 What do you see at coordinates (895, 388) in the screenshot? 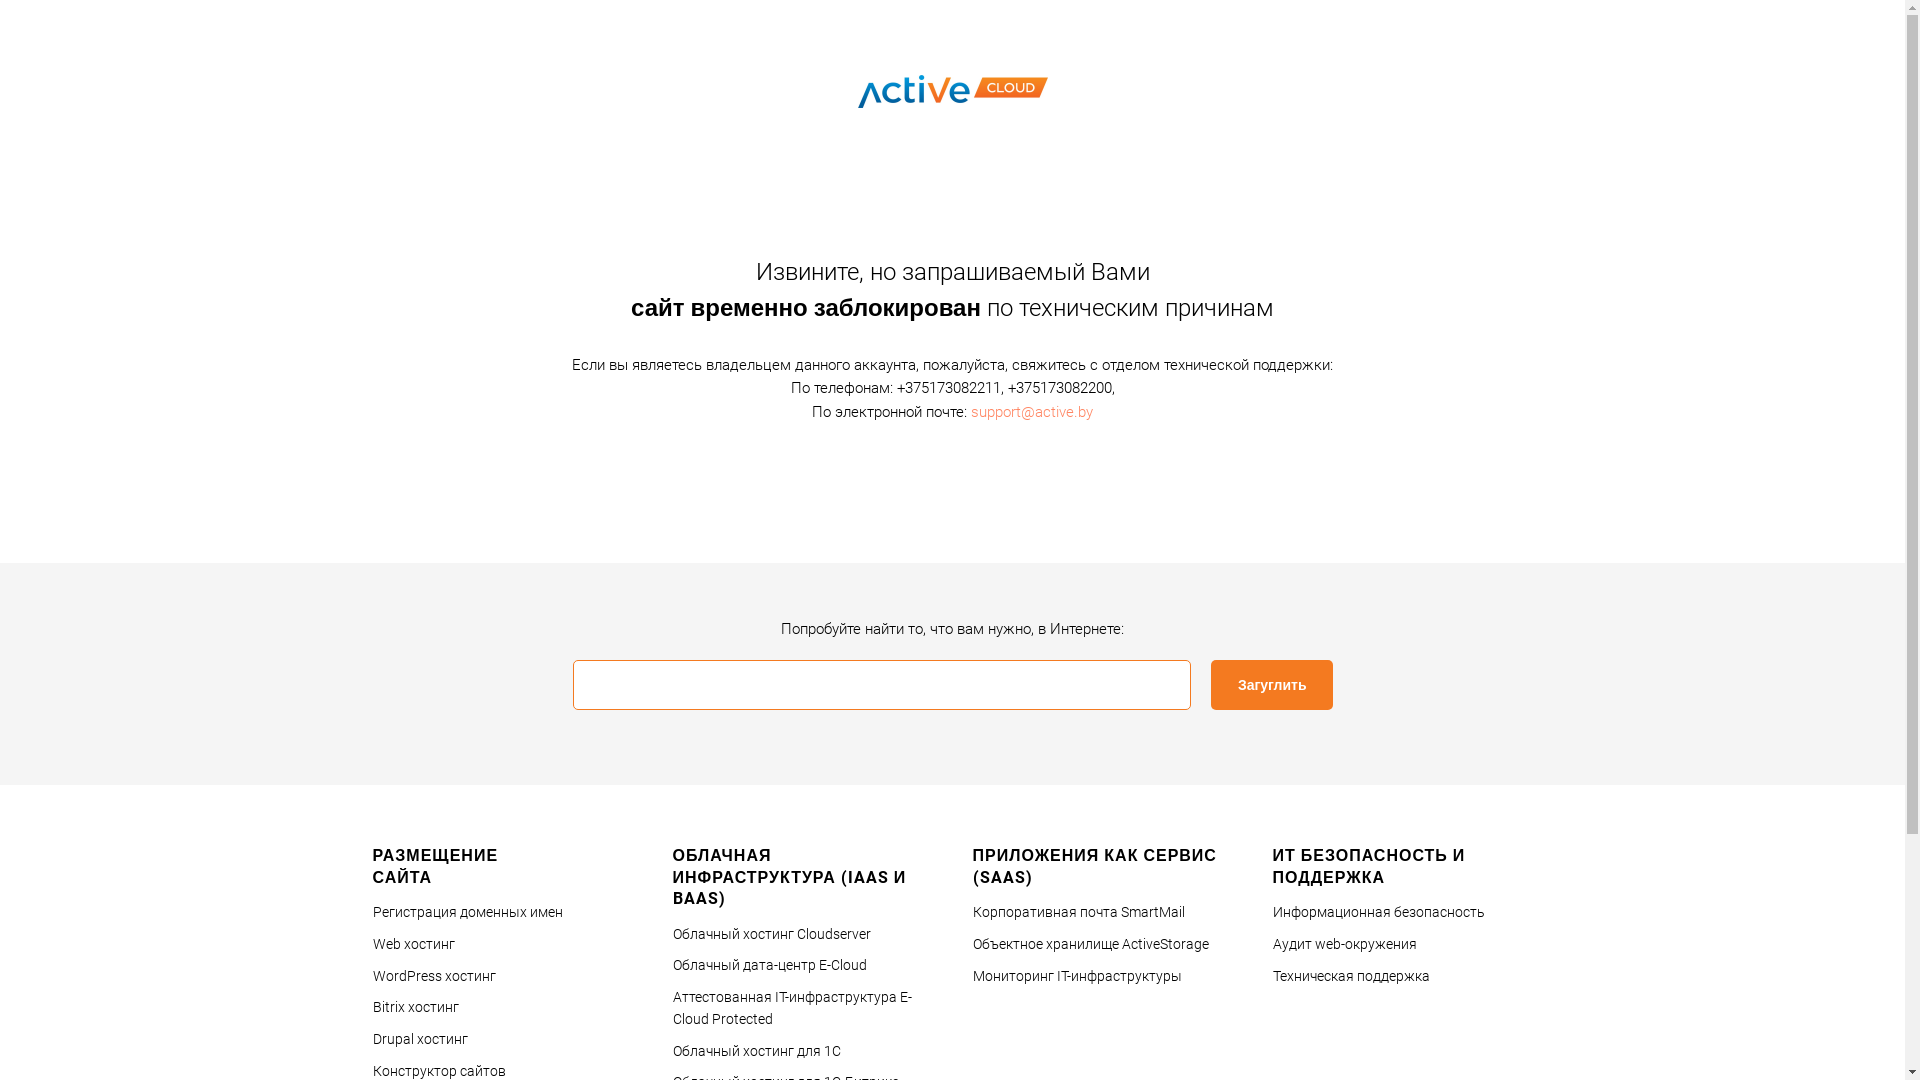
I see `'+375173082211'` at bounding box center [895, 388].